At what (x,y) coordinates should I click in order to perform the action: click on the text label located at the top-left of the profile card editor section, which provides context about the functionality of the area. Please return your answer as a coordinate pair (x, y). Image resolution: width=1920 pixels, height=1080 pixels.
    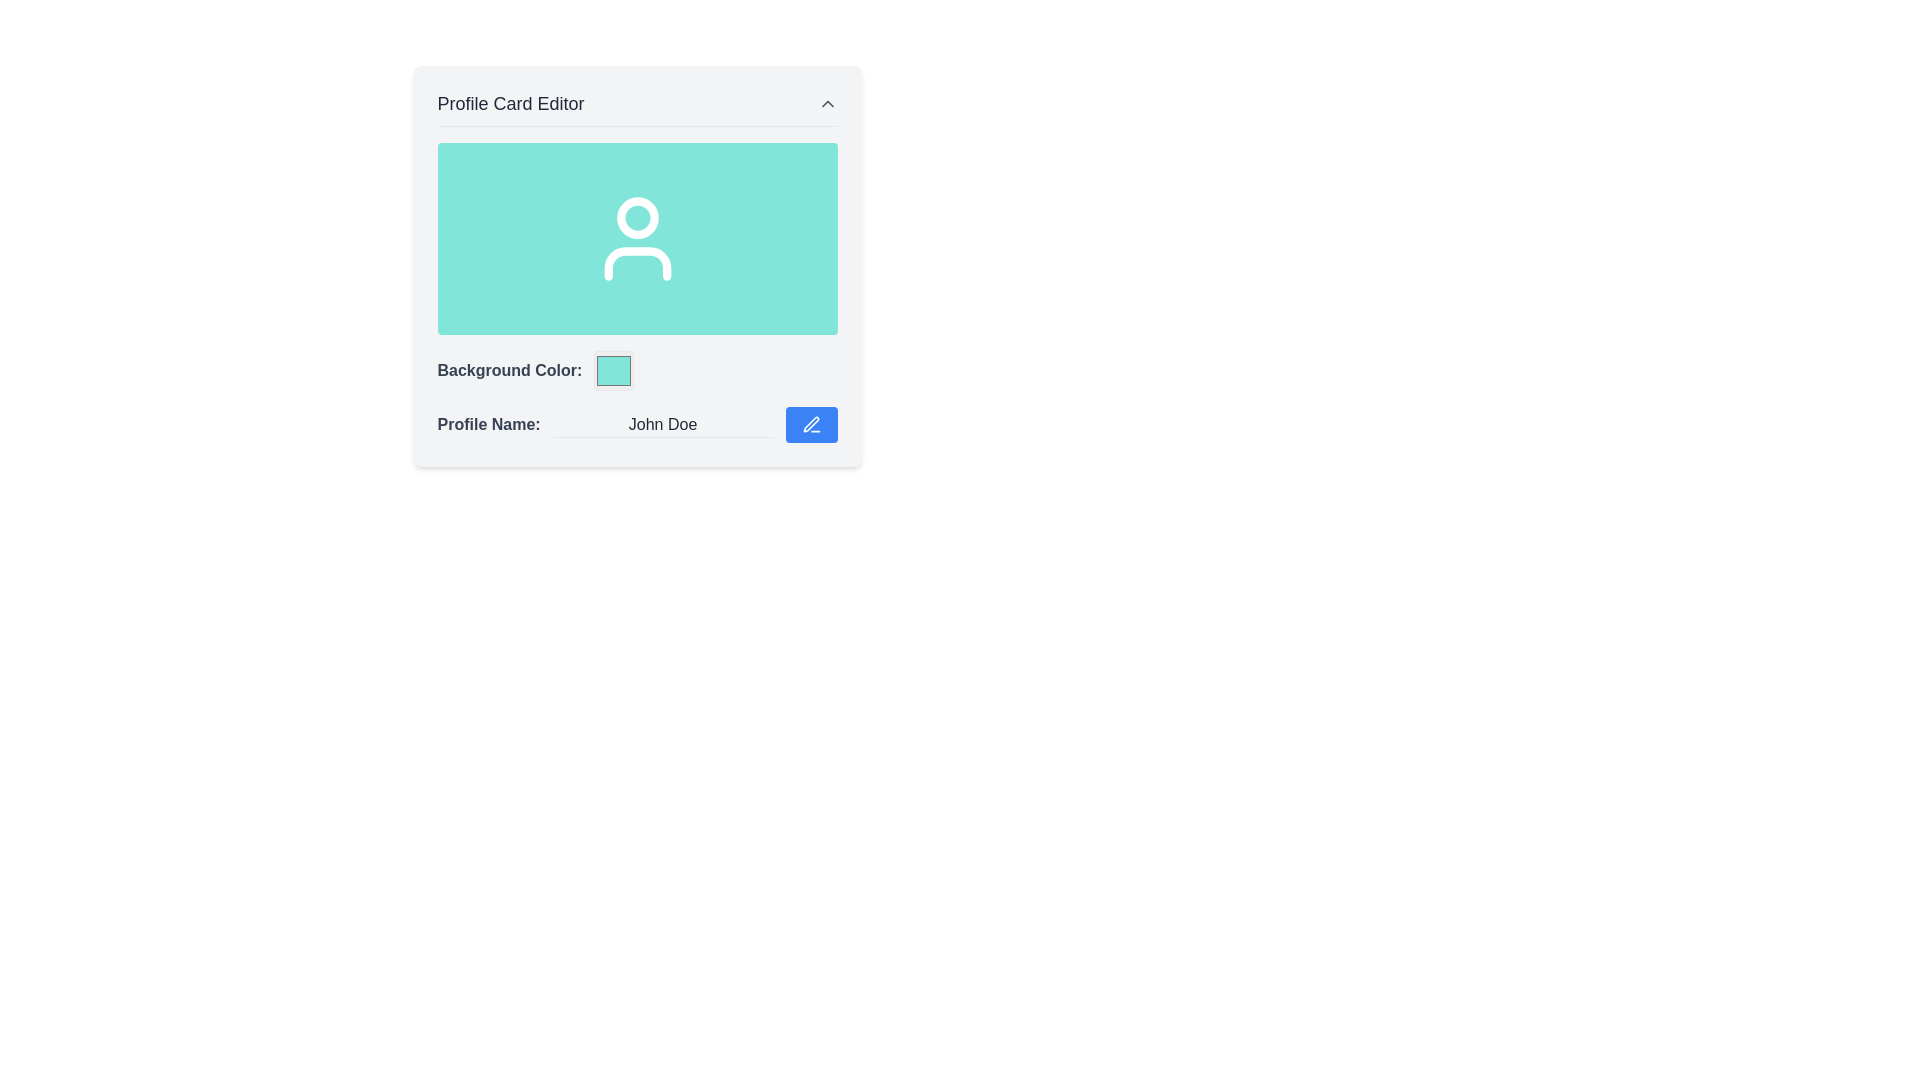
    Looking at the image, I should click on (511, 104).